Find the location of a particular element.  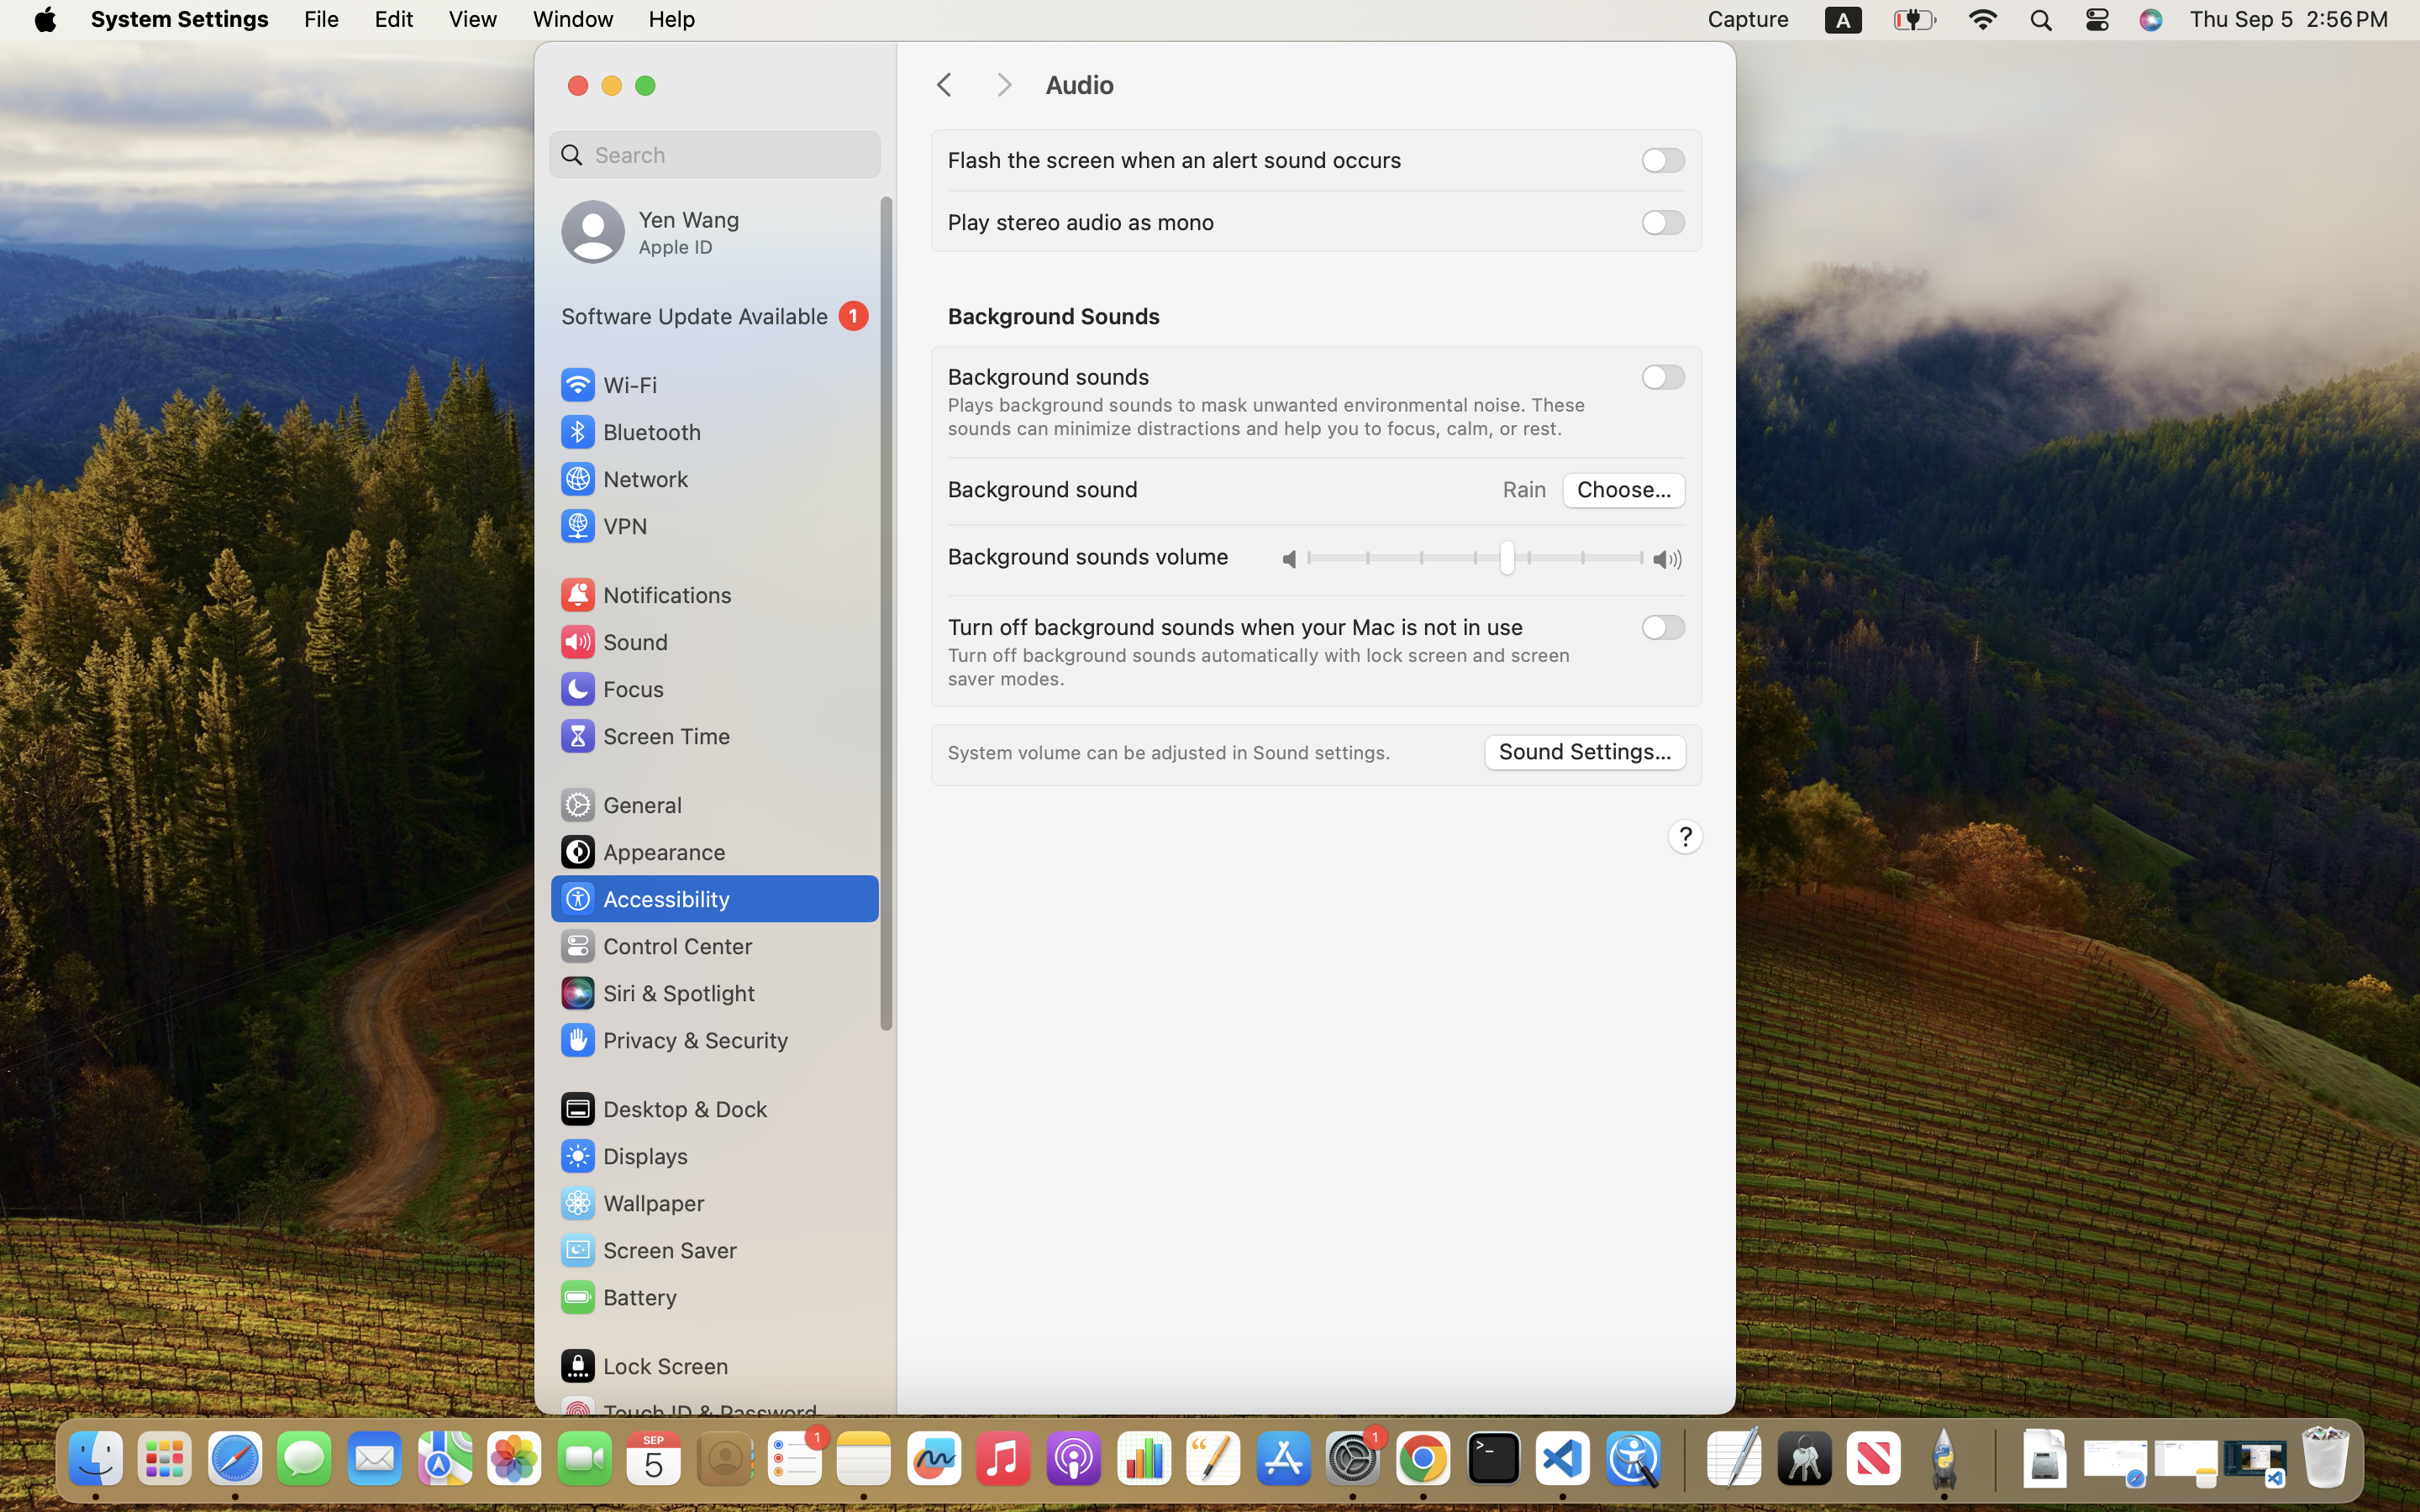

'Control Center' is located at coordinates (655, 946).